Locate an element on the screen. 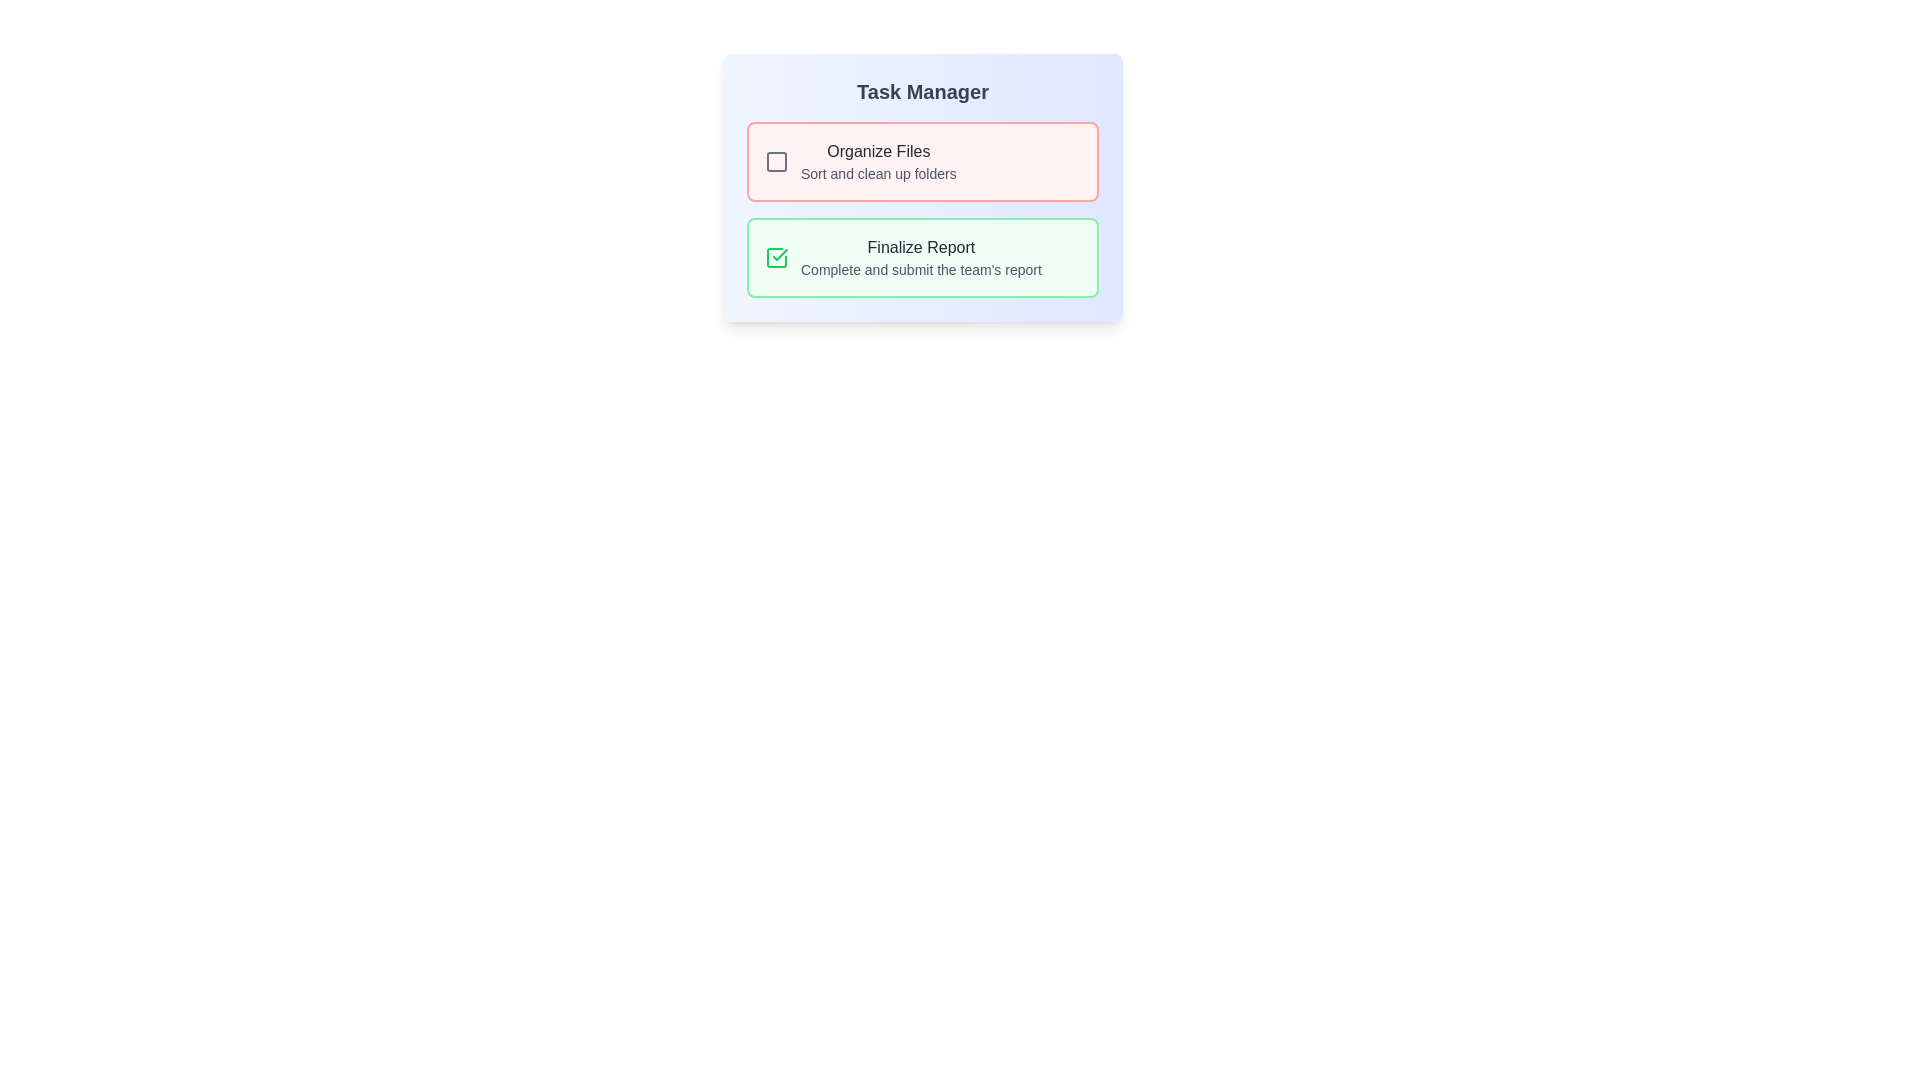 The height and width of the screenshot is (1080, 1920). the static label or heading at the top of the task management card, which serves as a descriptive header for the section is located at coordinates (921, 92).